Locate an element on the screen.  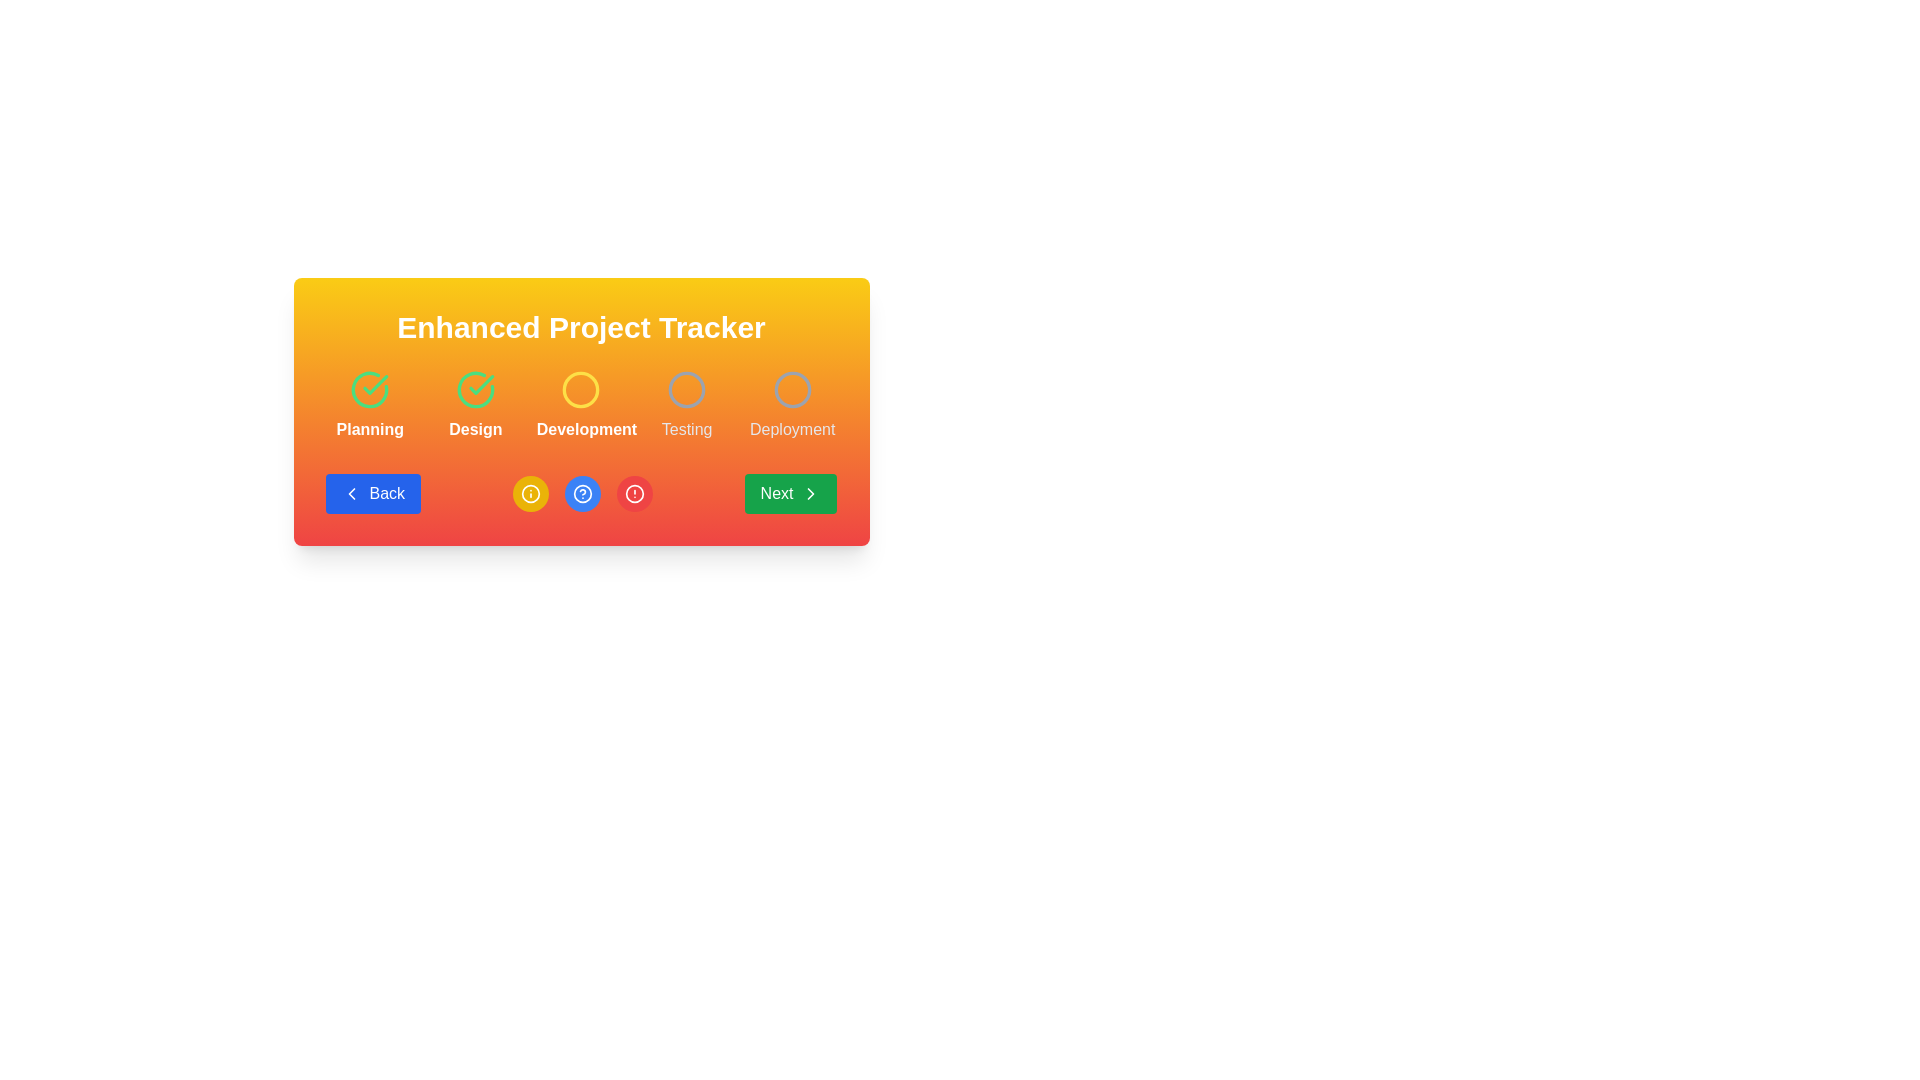
the 'Back' button icon is located at coordinates (351, 493).